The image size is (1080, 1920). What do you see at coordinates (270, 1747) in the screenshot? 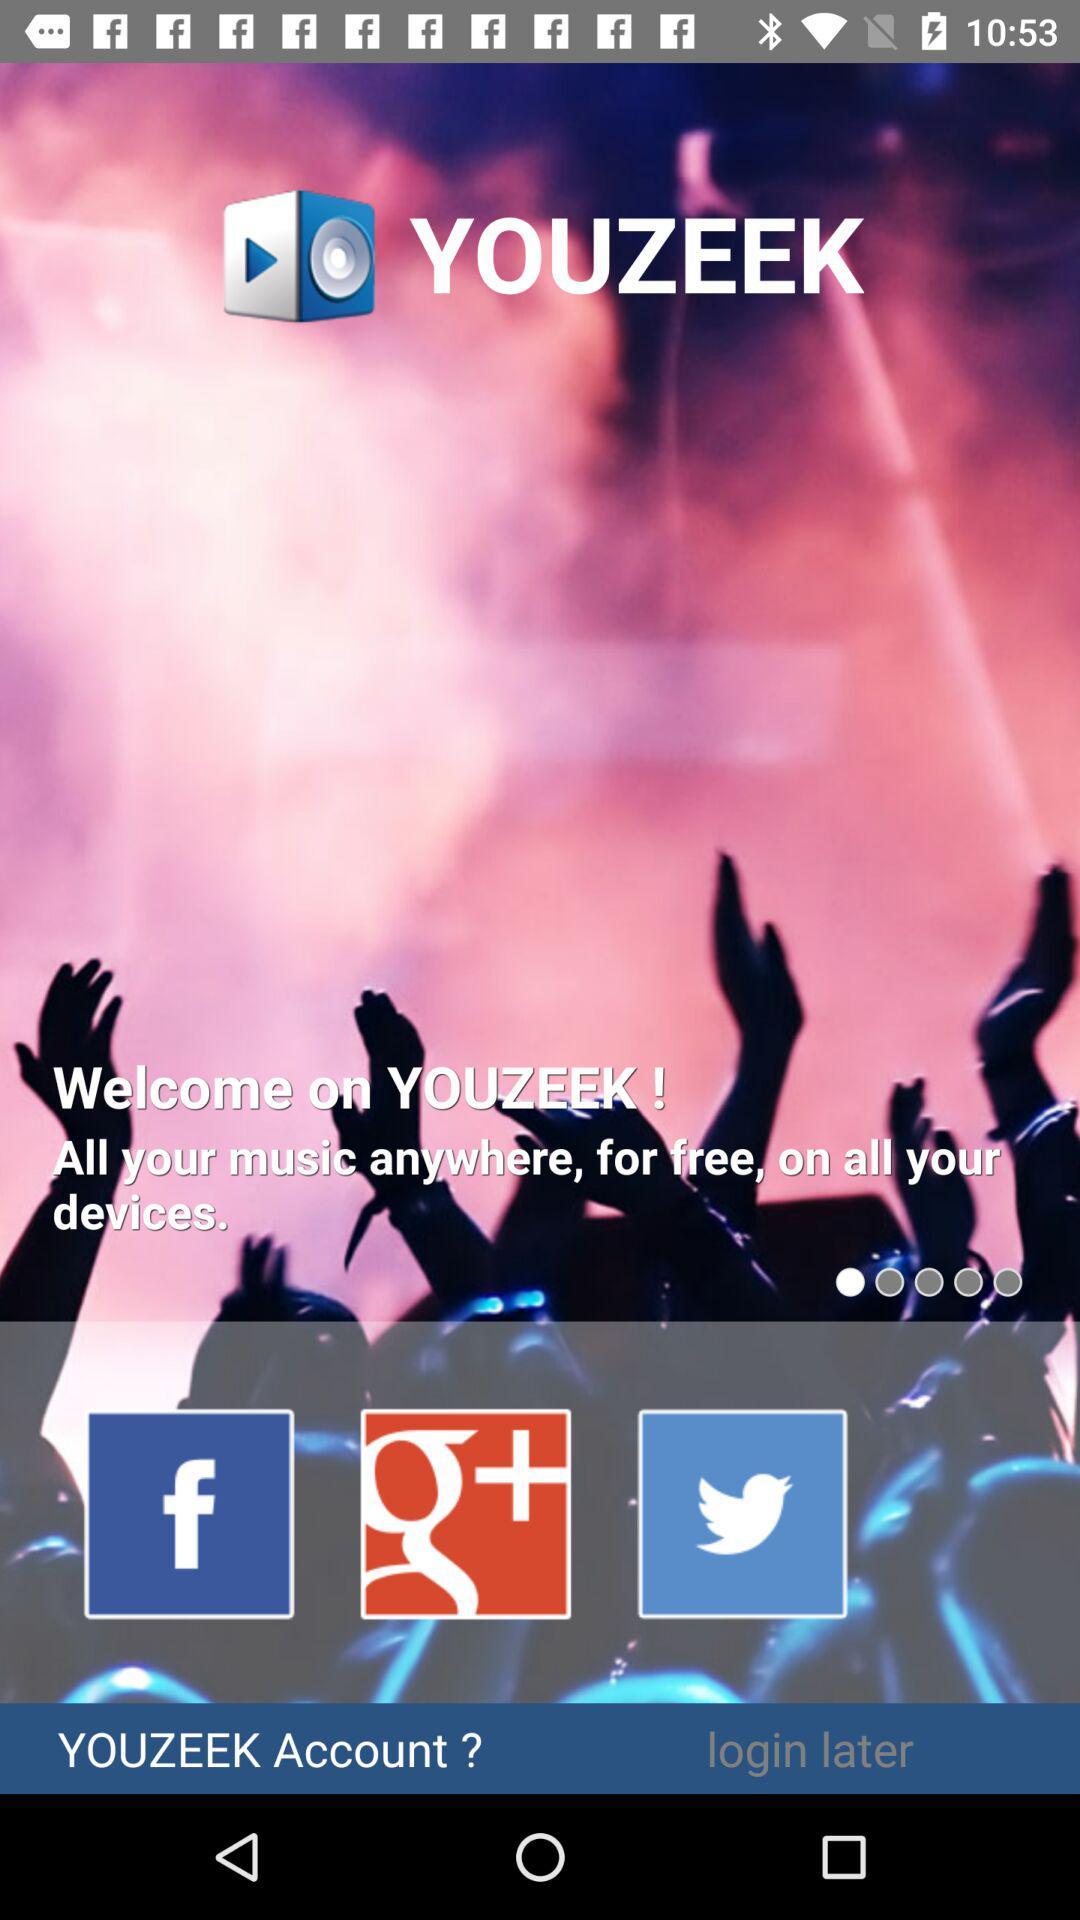
I see `youzeek account ? item` at bounding box center [270, 1747].